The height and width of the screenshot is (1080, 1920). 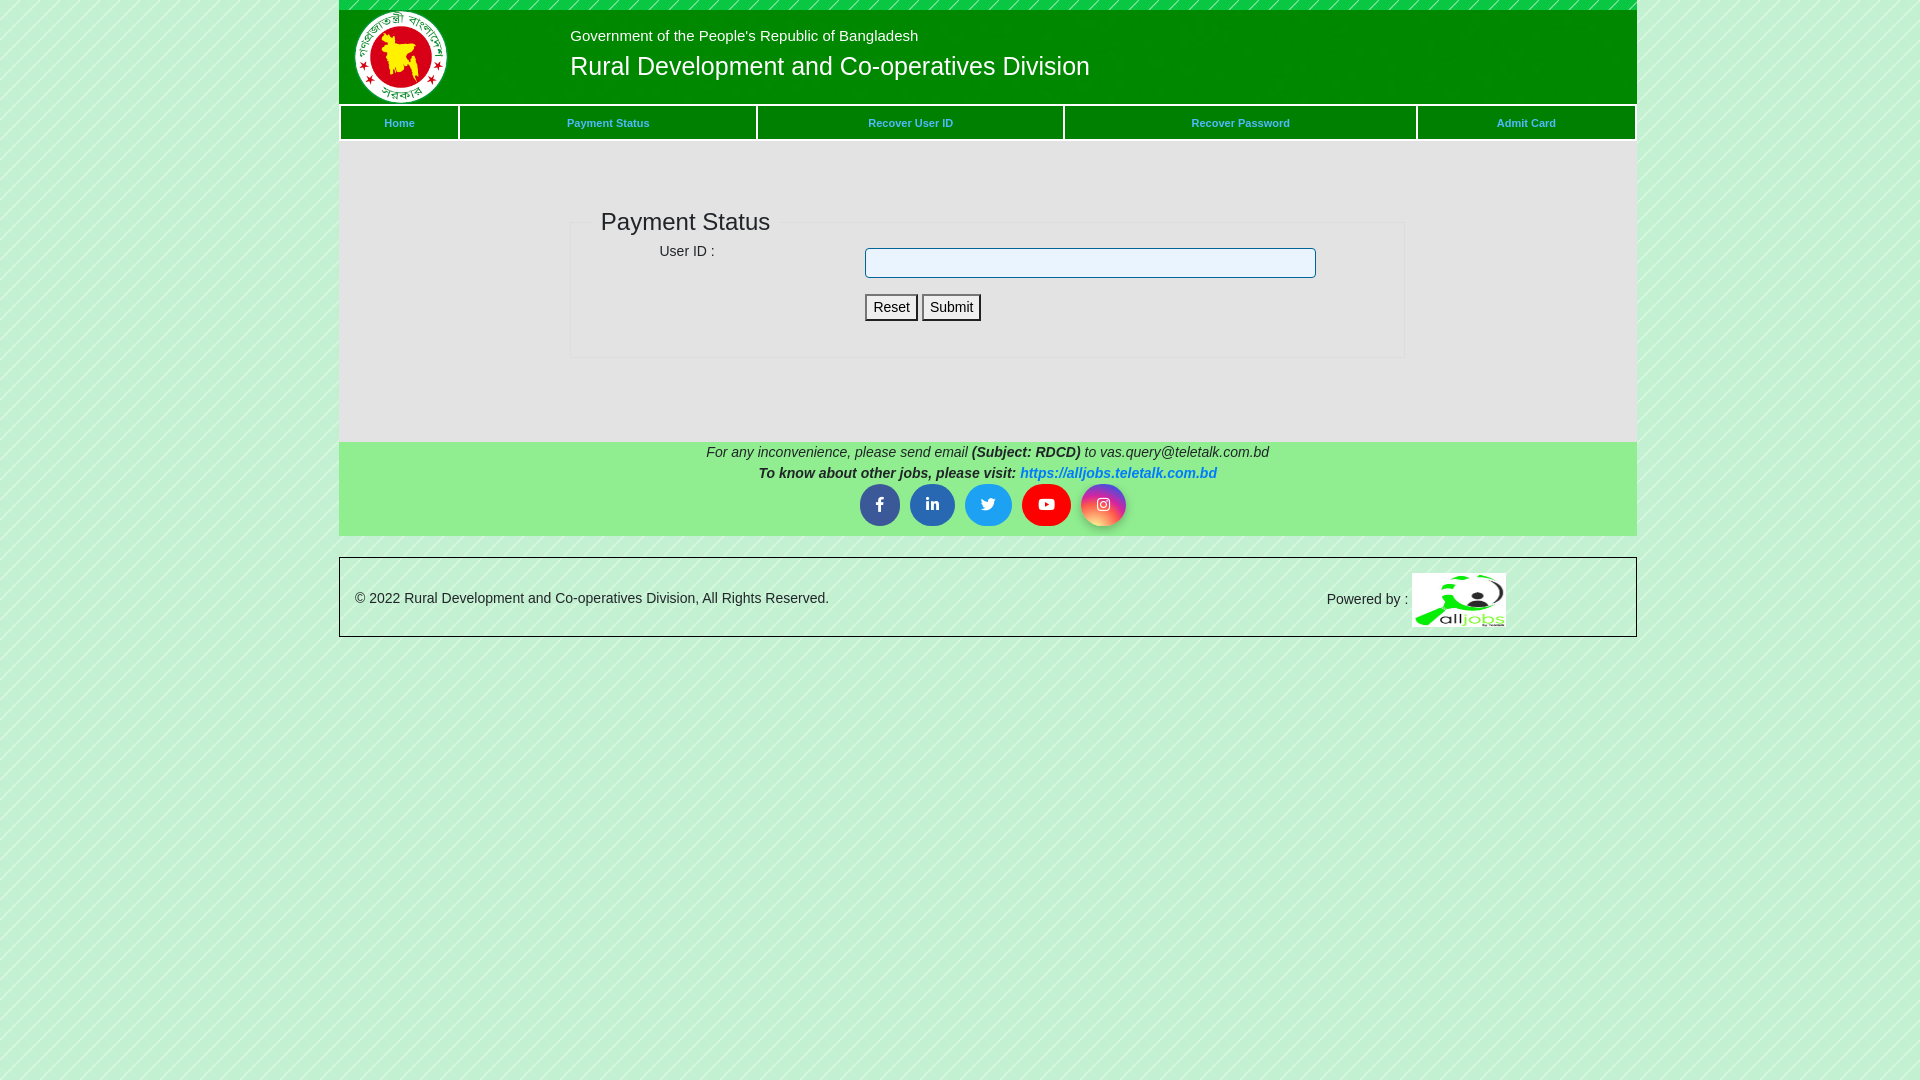 I want to click on 'Payment Status', so click(x=607, y=123).